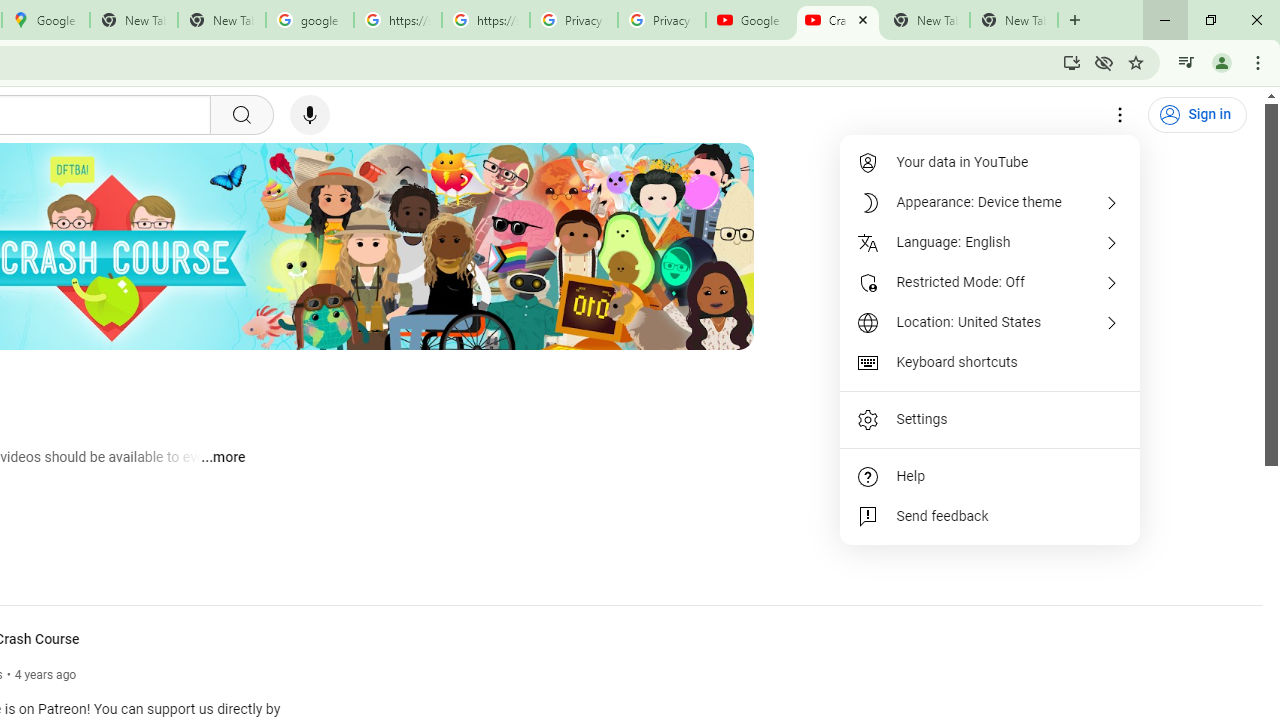 The width and height of the screenshot is (1280, 720). Describe the element at coordinates (837, 20) in the screenshot. I see `'CrashCourse - YouTube'` at that location.